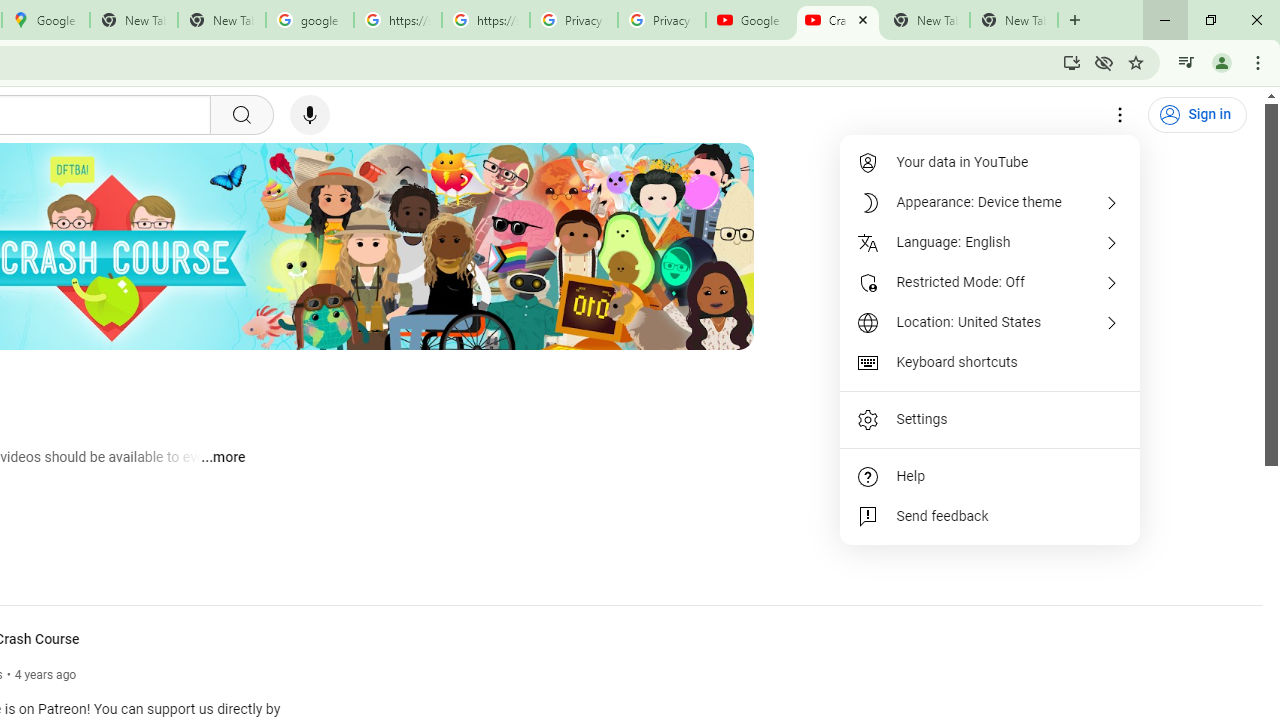 The width and height of the screenshot is (1280, 720). Describe the element at coordinates (837, 20) in the screenshot. I see `'CrashCourse - YouTube'` at that location.